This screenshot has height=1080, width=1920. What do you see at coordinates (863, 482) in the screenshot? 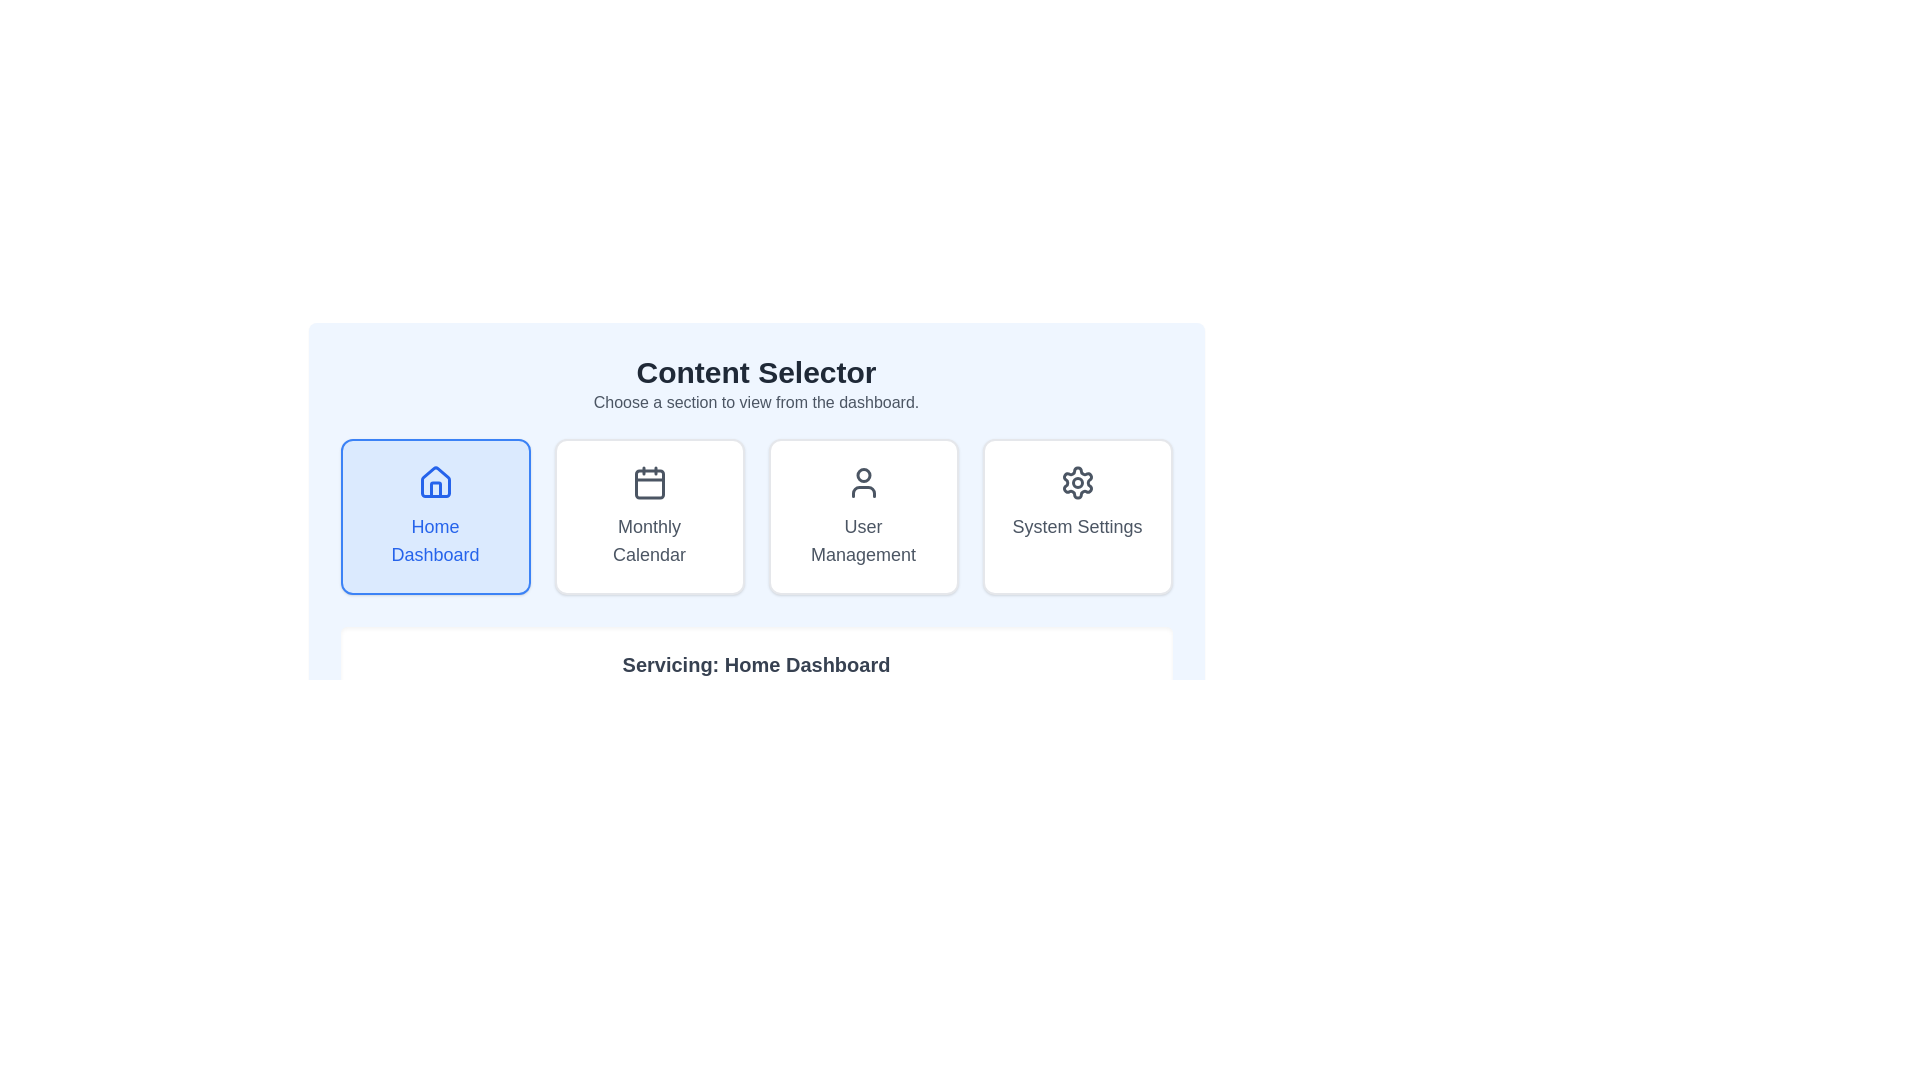
I see `the user profile icon located within the 'User Management' section of the content selector interface, which features a circular head and a semi-elliptical body with a dark gray outline` at bounding box center [863, 482].